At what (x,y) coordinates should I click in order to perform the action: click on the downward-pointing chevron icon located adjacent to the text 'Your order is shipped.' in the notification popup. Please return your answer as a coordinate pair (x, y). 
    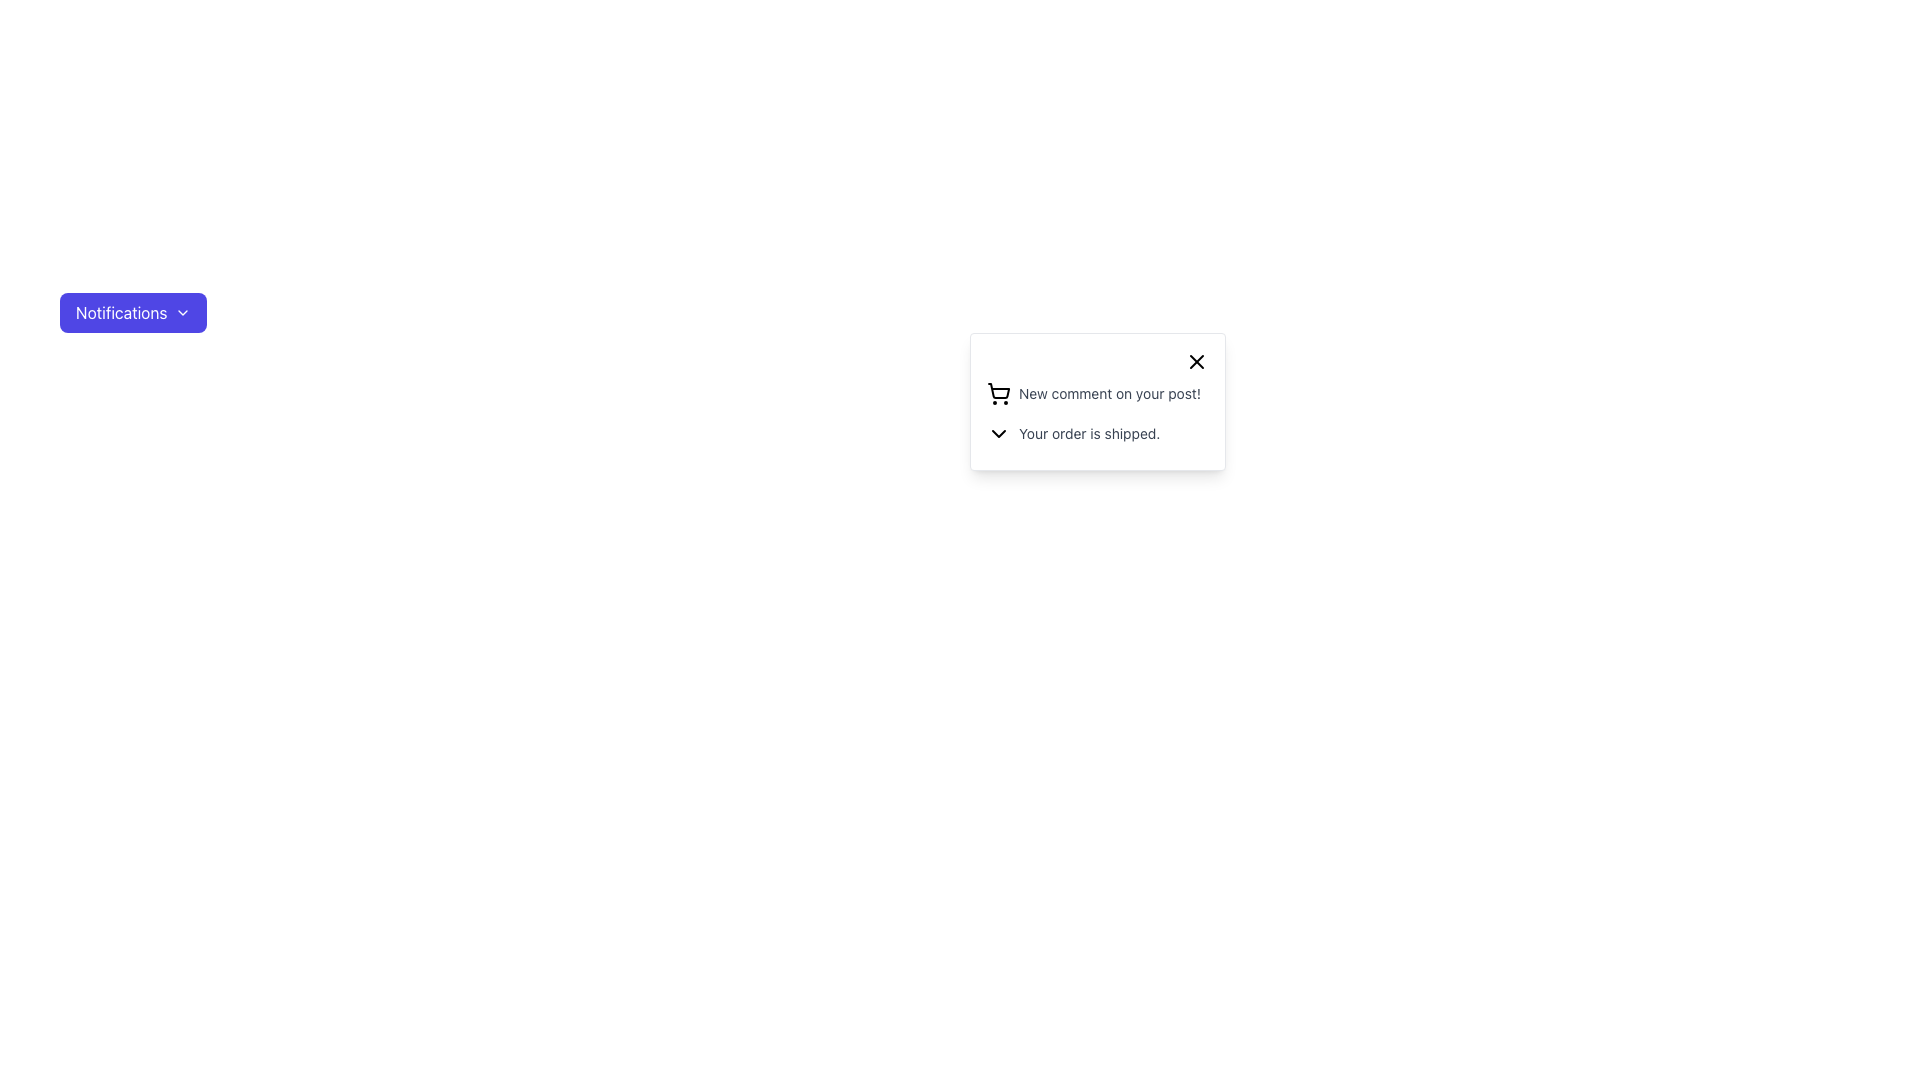
    Looking at the image, I should click on (998, 433).